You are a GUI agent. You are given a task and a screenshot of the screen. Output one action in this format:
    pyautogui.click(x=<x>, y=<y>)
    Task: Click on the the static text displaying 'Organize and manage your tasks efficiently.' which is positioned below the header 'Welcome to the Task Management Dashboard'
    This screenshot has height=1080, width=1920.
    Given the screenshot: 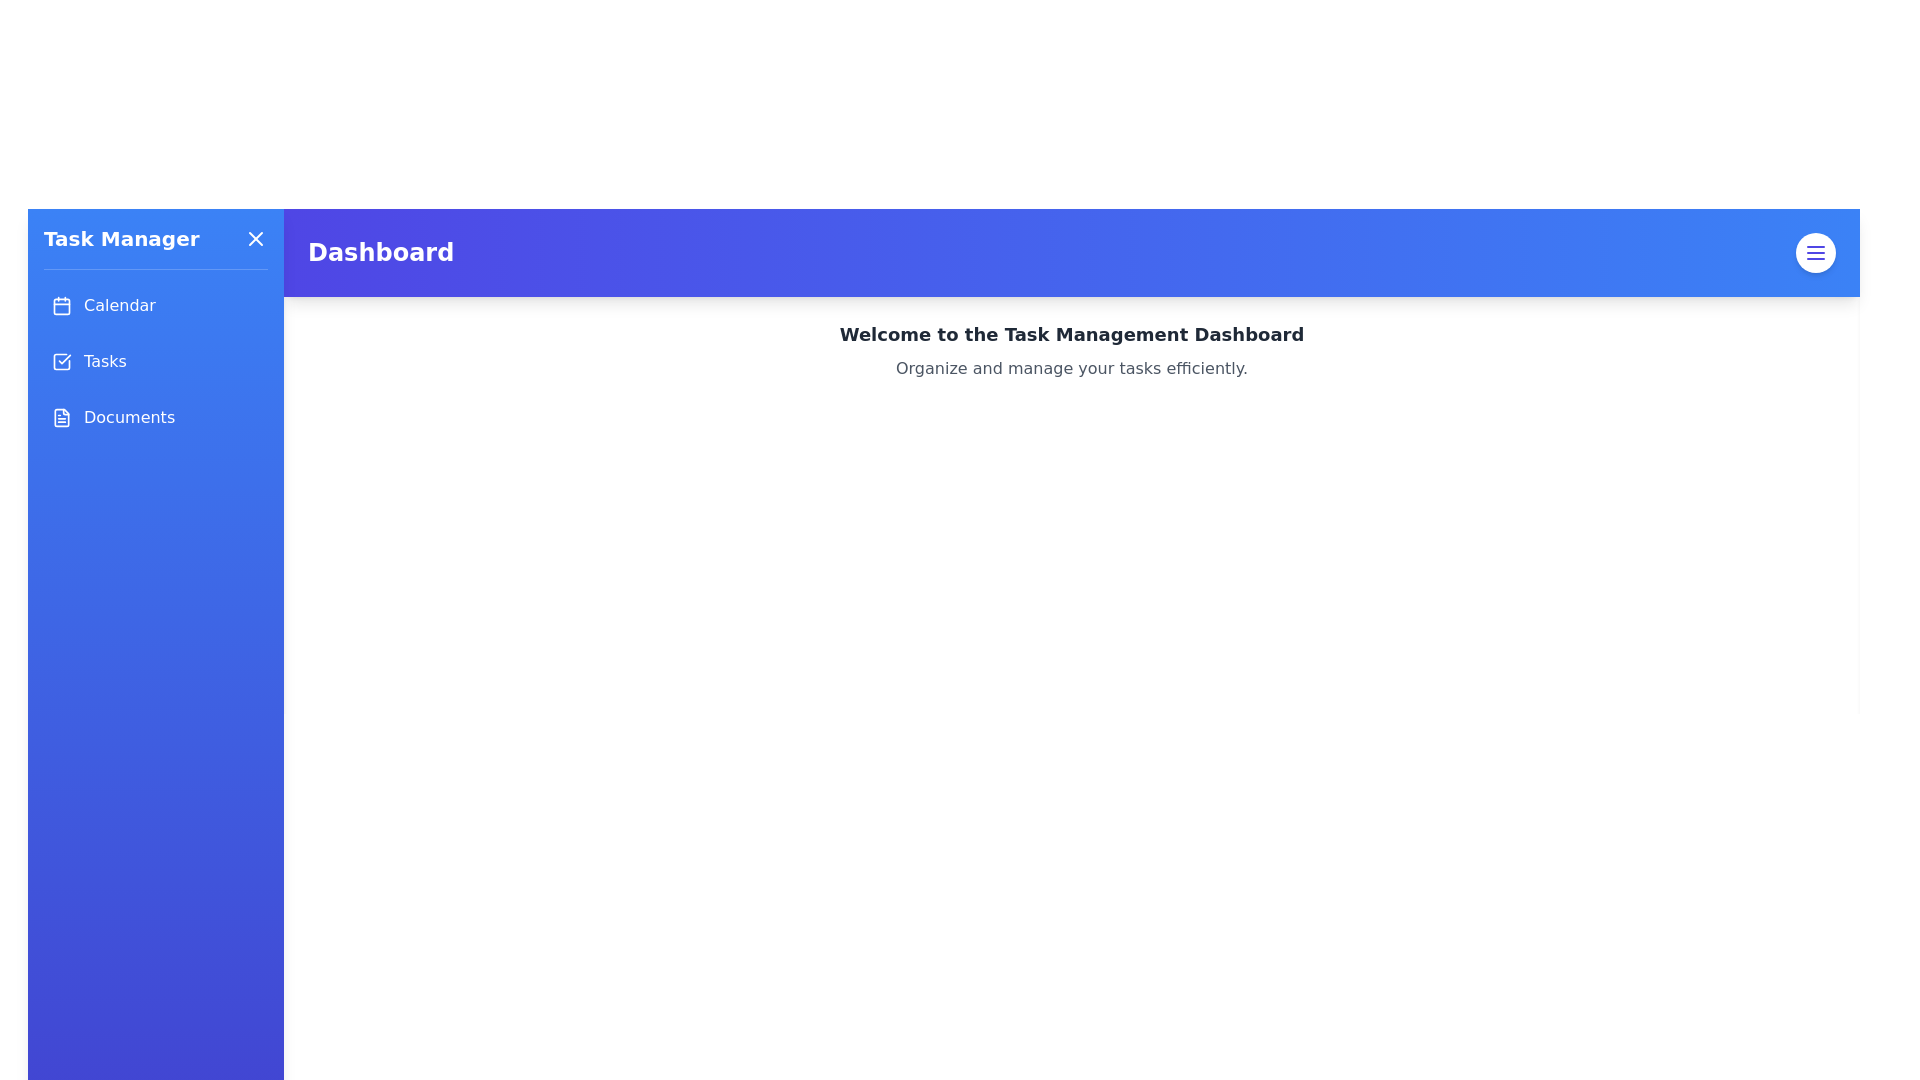 What is the action you would take?
    pyautogui.click(x=1070, y=369)
    